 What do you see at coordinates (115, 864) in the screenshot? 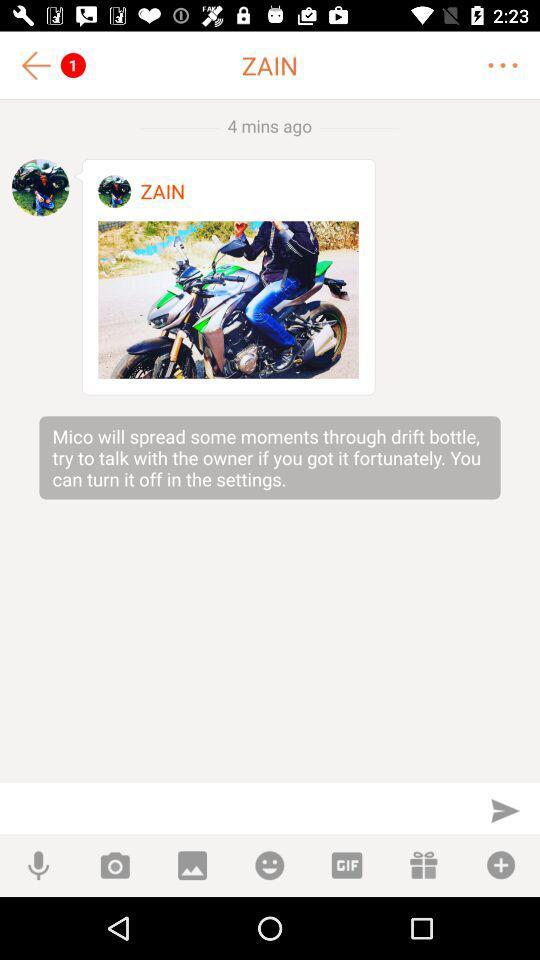
I see `take a picture` at bounding box center [115, 864].